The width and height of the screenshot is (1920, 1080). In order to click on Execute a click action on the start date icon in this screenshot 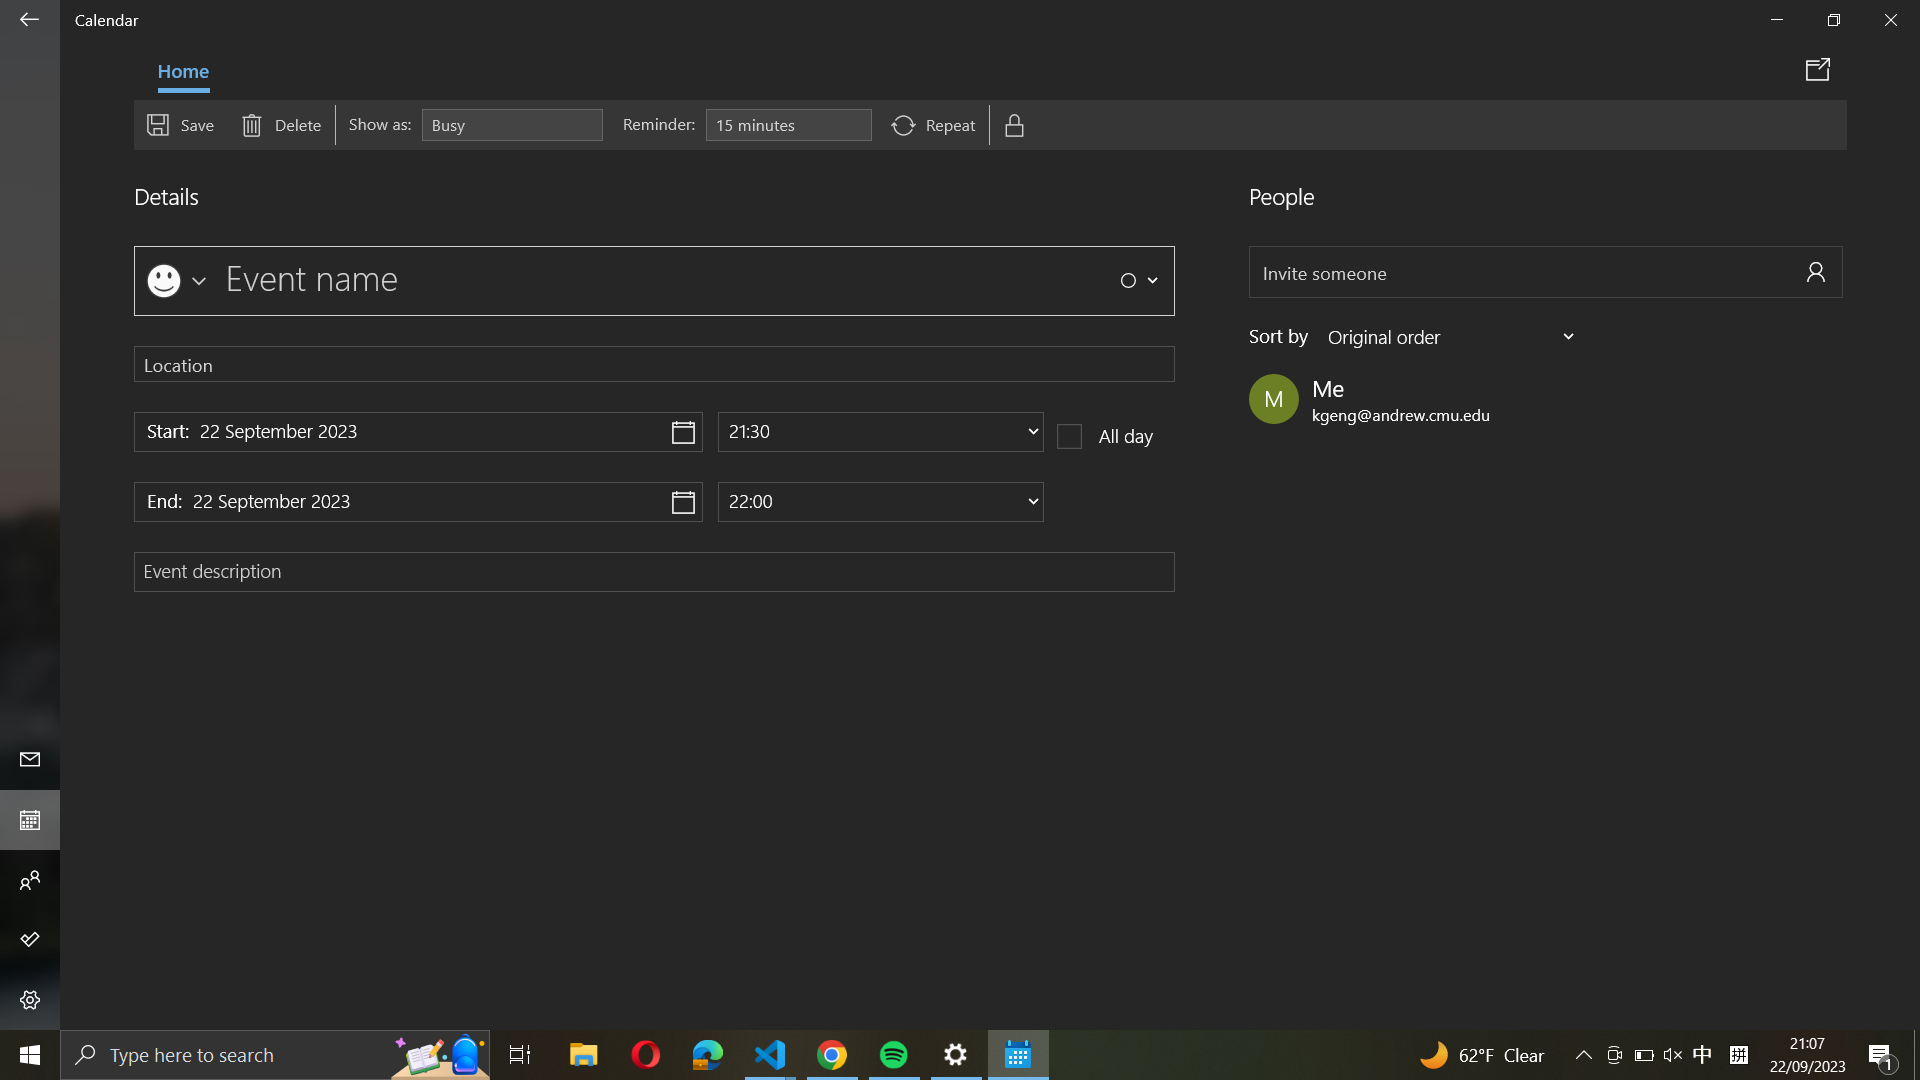, I will do `click(417, 431)`.